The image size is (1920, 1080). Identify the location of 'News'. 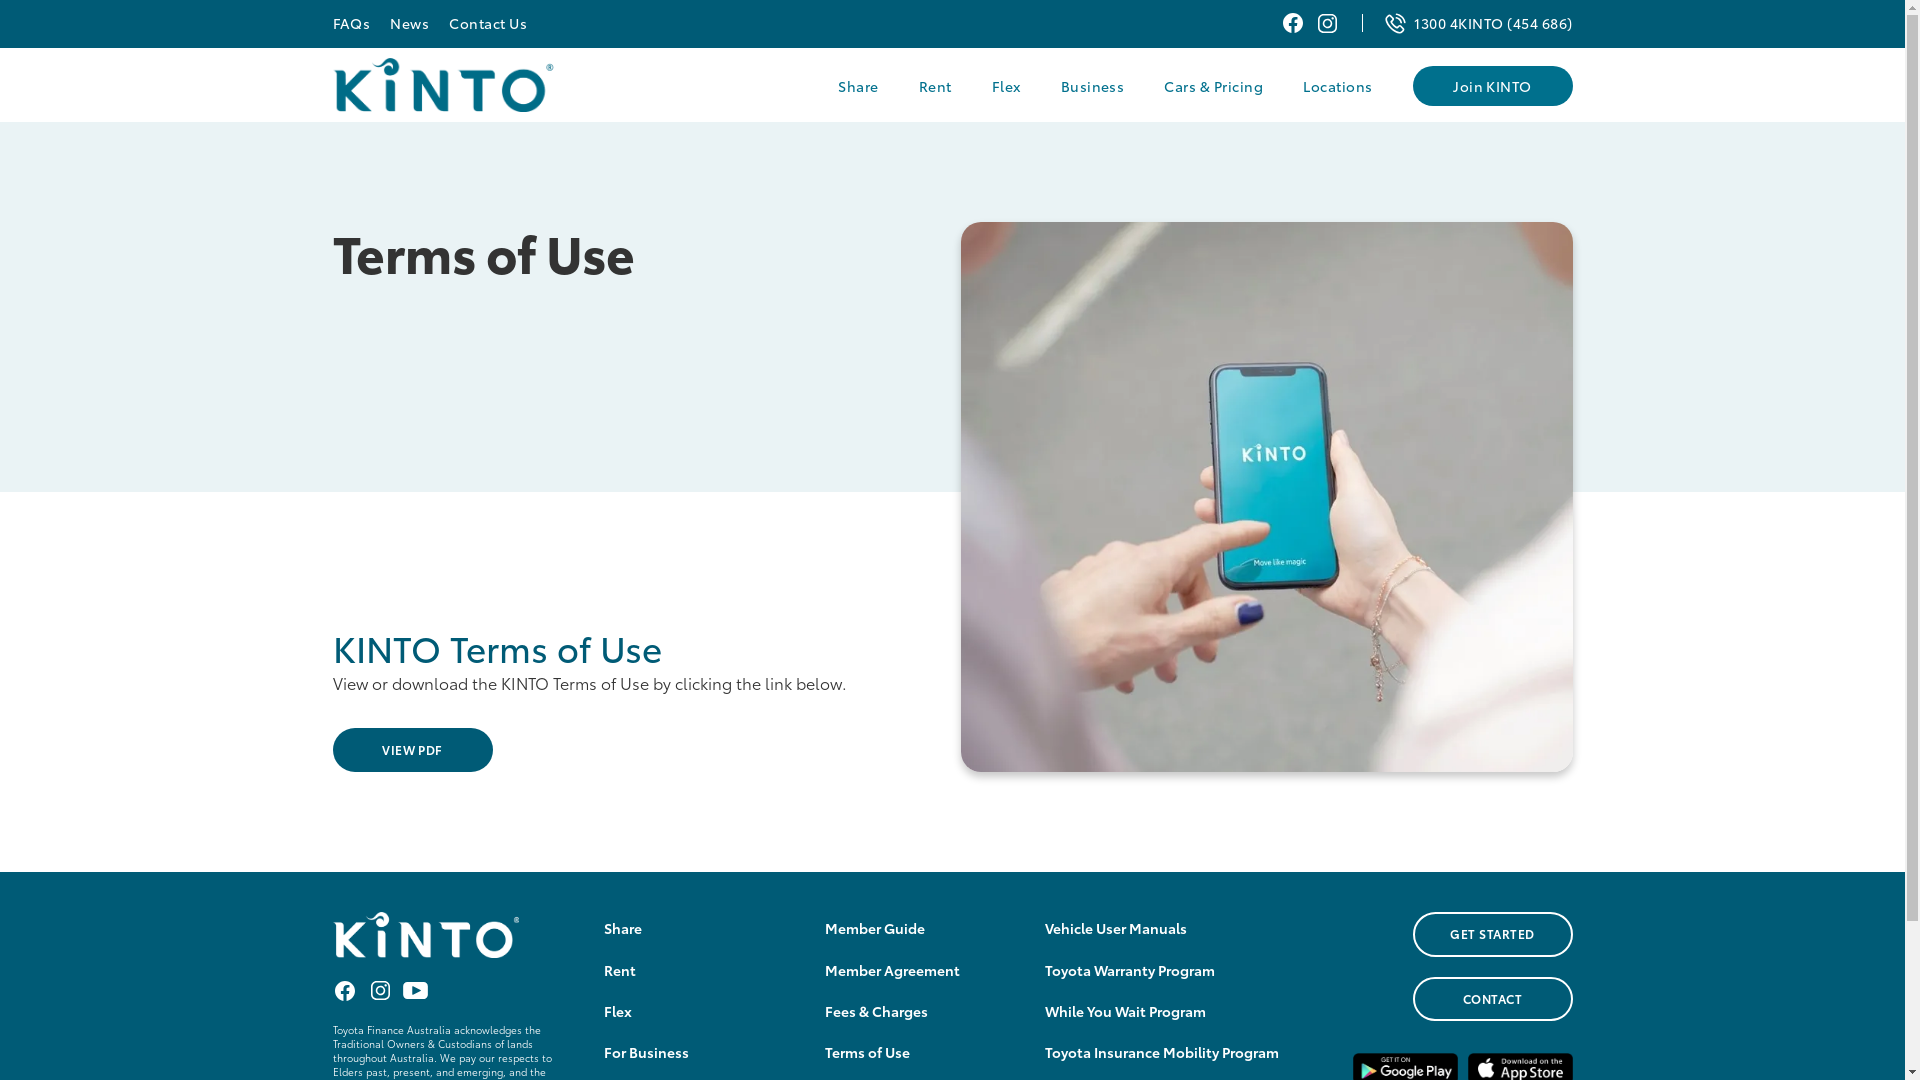
(408, 23).